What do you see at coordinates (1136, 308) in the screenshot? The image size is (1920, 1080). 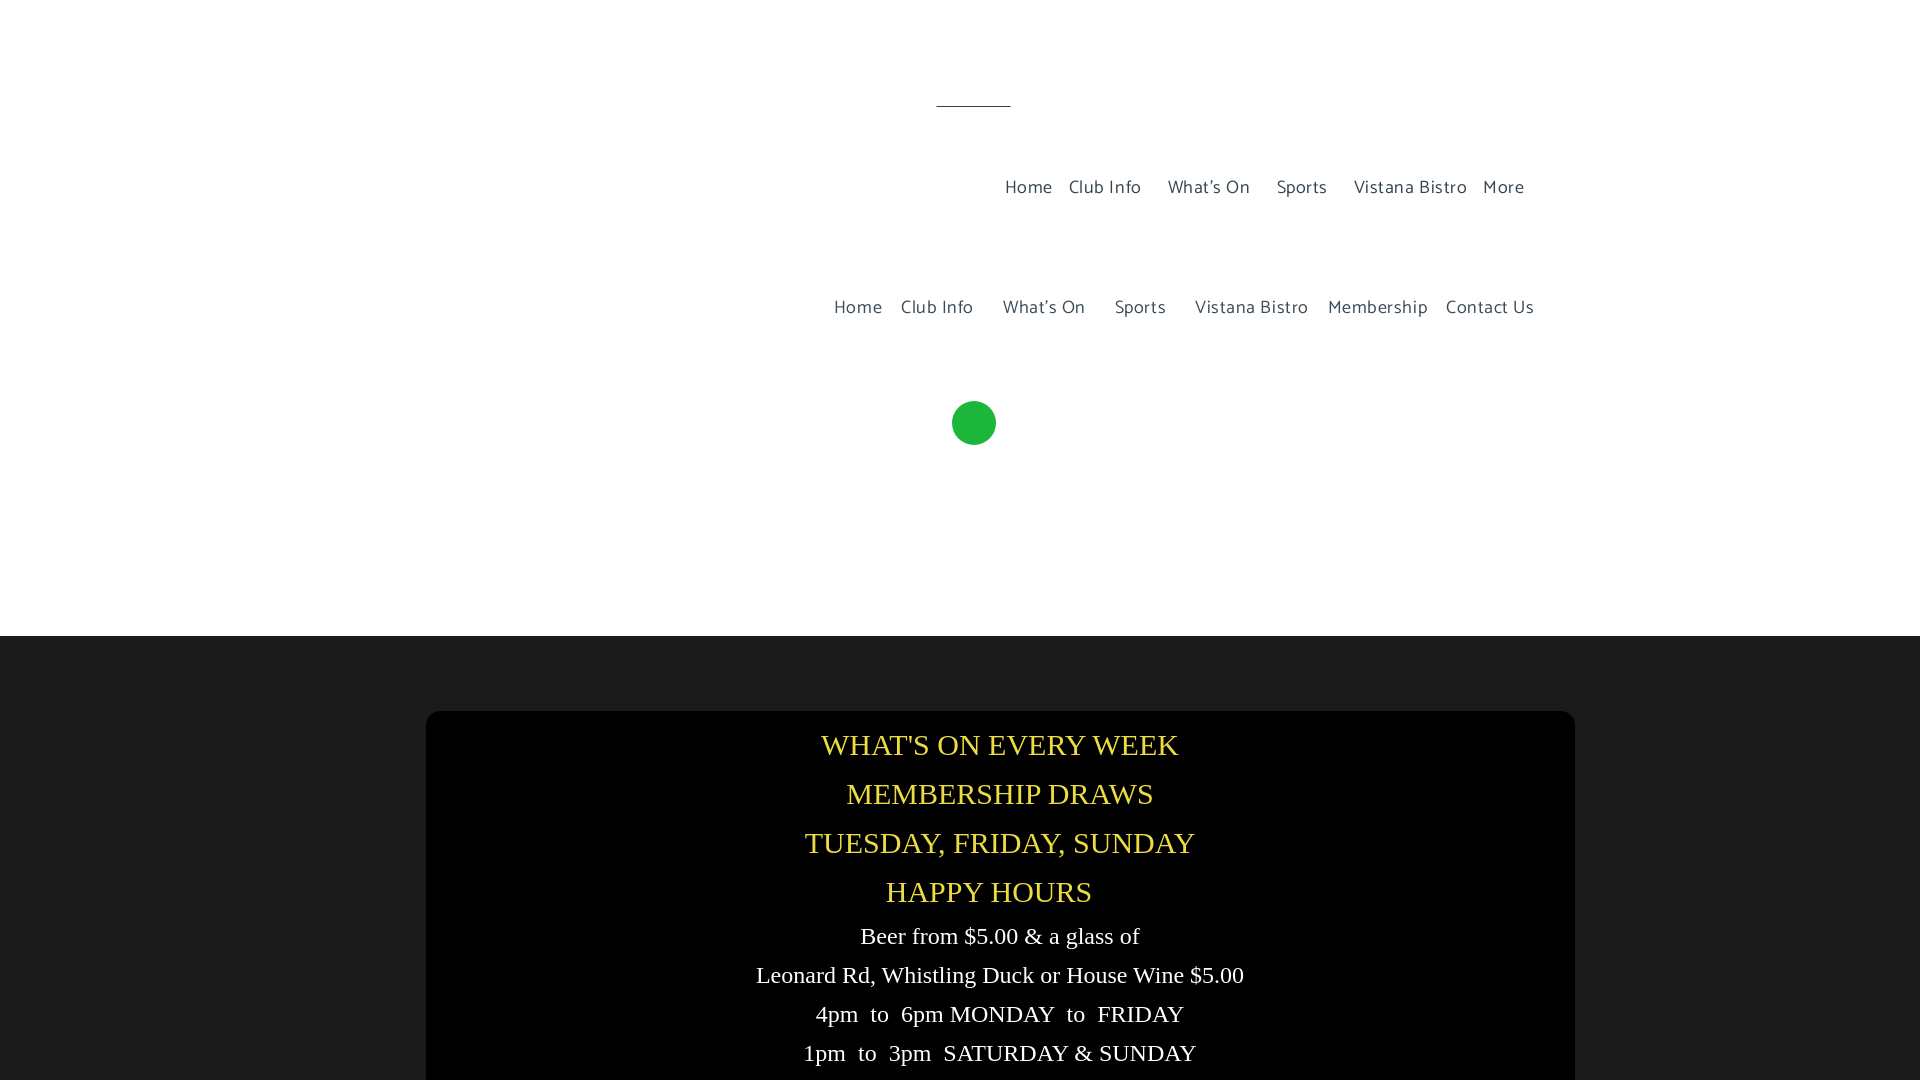 I see `'Sports'` at bounding box center [1136, 308].